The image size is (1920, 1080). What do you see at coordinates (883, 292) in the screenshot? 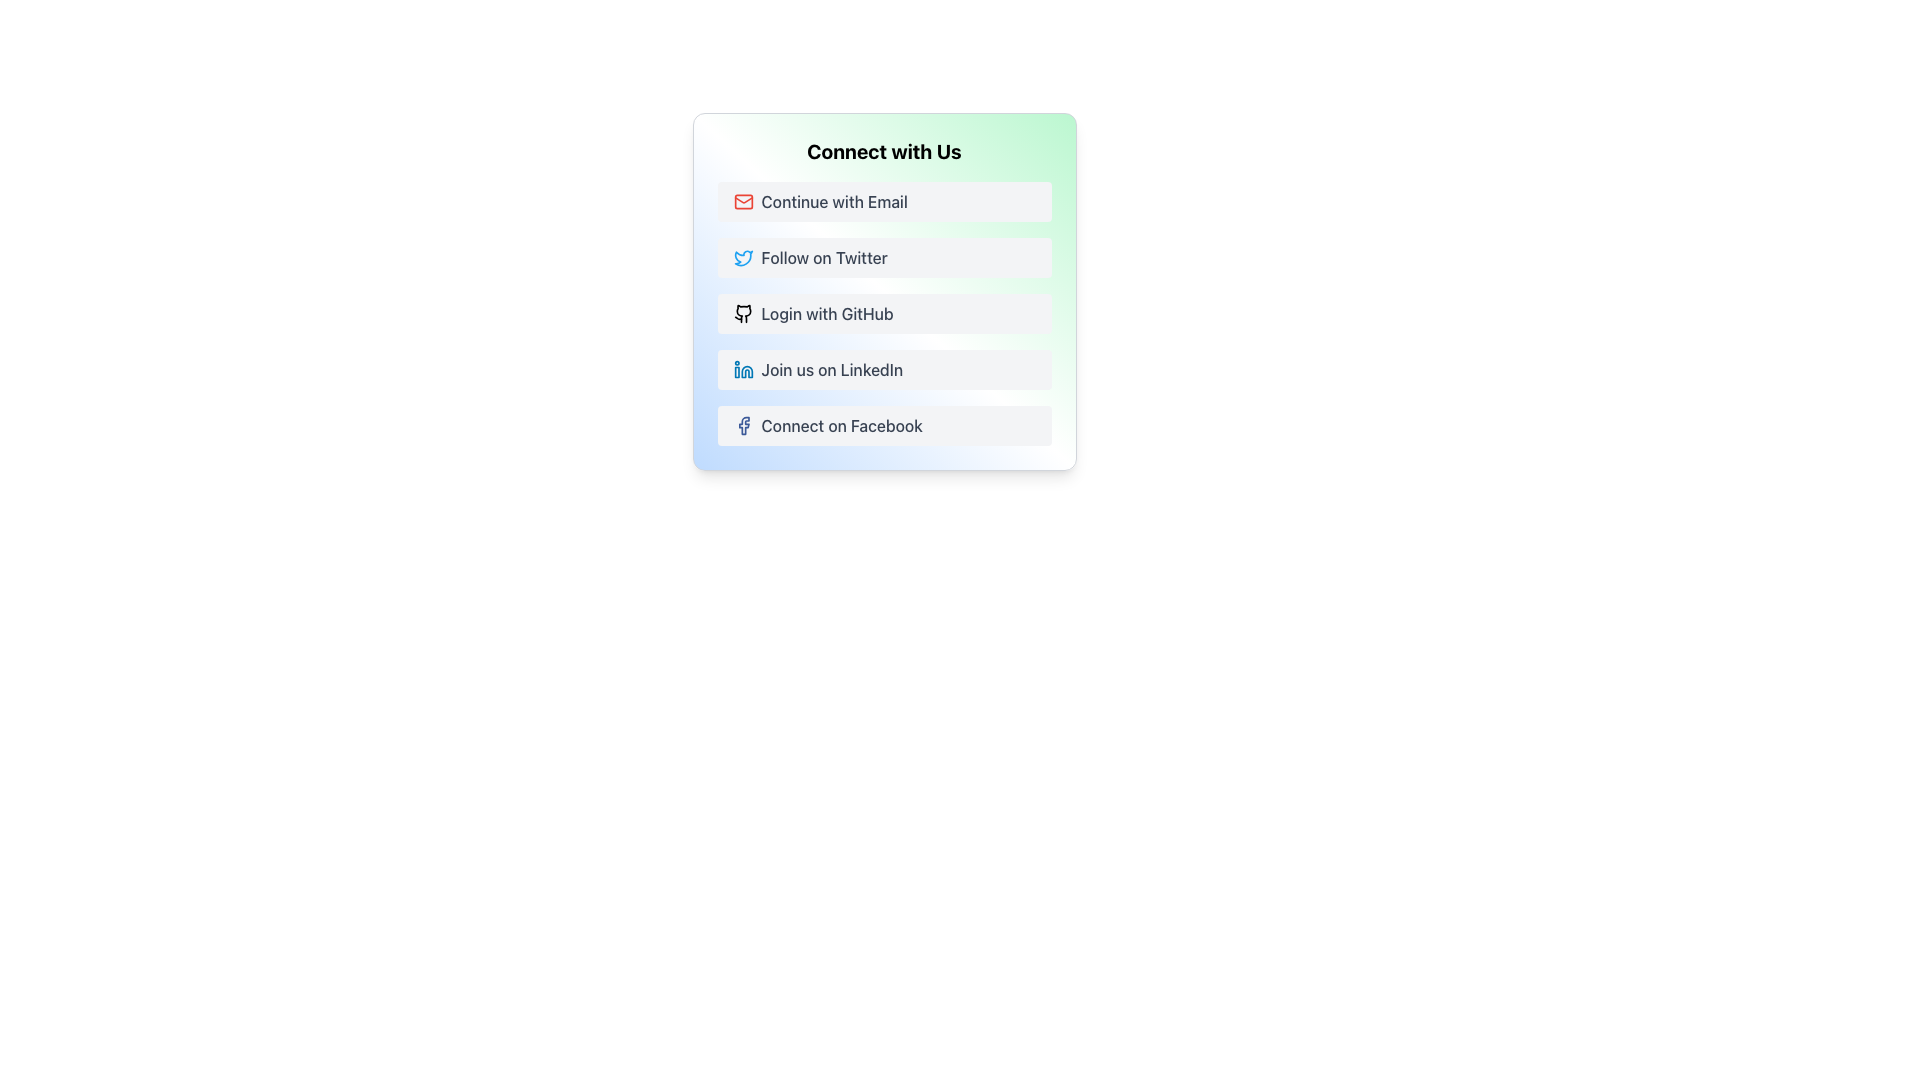
I see `the rectangular white button labeled 'Login with GitHub'` at bounding box center [883, 292].